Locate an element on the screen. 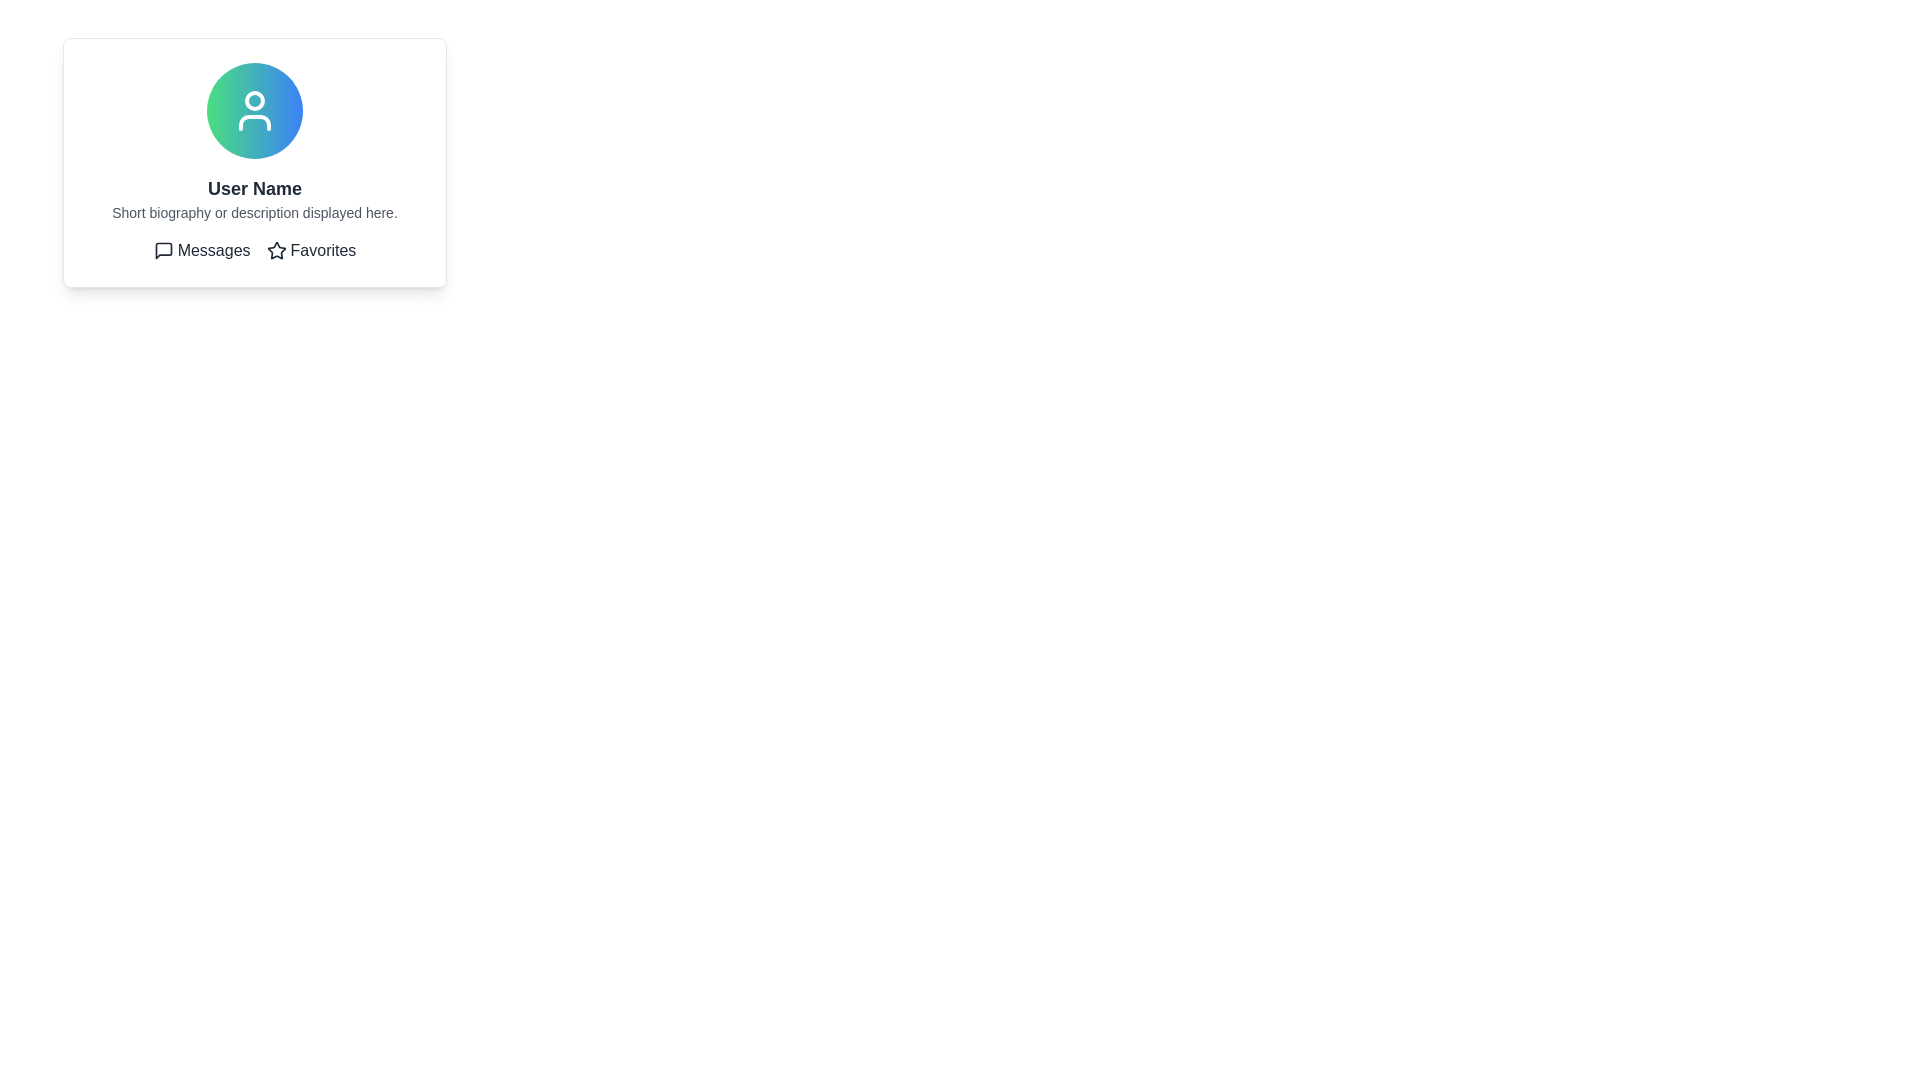 The height and width of the screenshot is (1080, 1920). the static text label that provides descriptive text or biography, positioned below the 'User Name' and above the 'Messages' and 'Favorites' rows in the card layout is located at coordinates (253, 212).